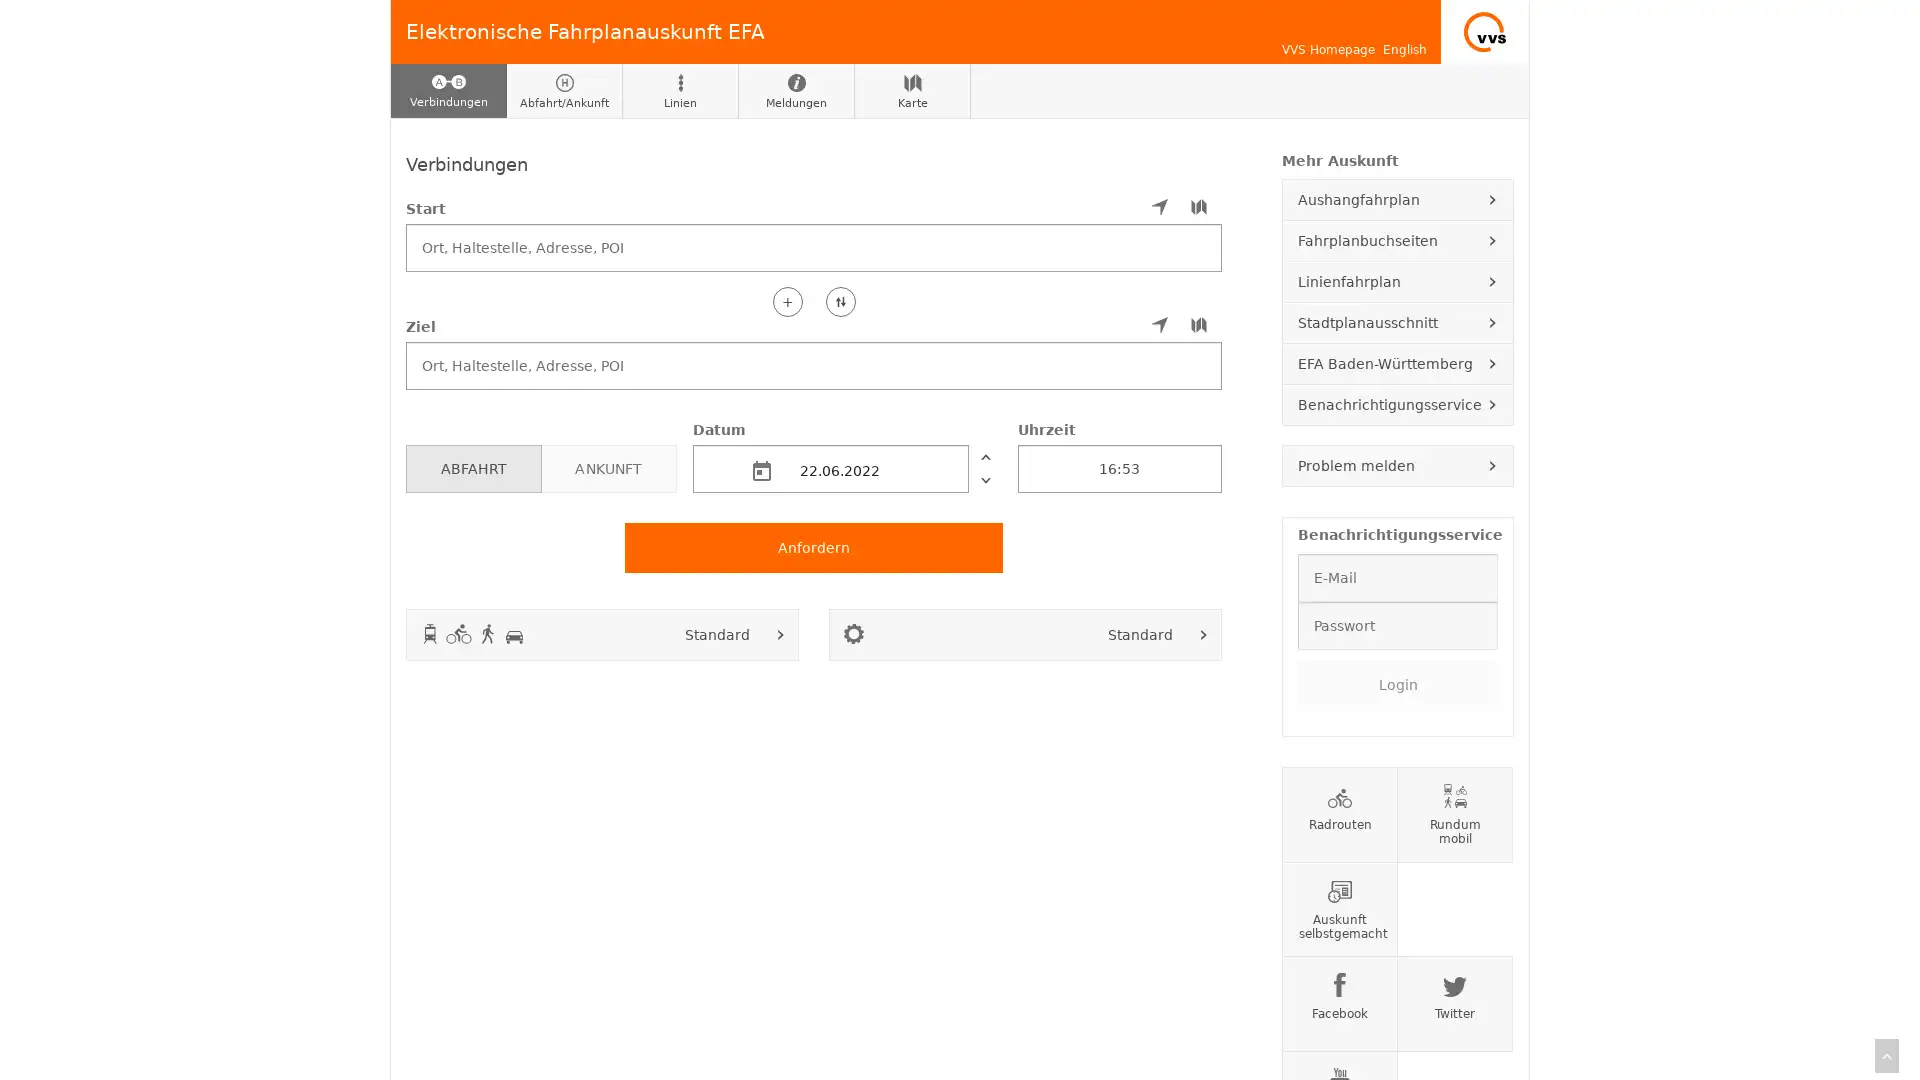  What do you see at coordinates (1203, 633) in the screenshot?
I see `Fahroptionen` at bounding box center [1203, 633].